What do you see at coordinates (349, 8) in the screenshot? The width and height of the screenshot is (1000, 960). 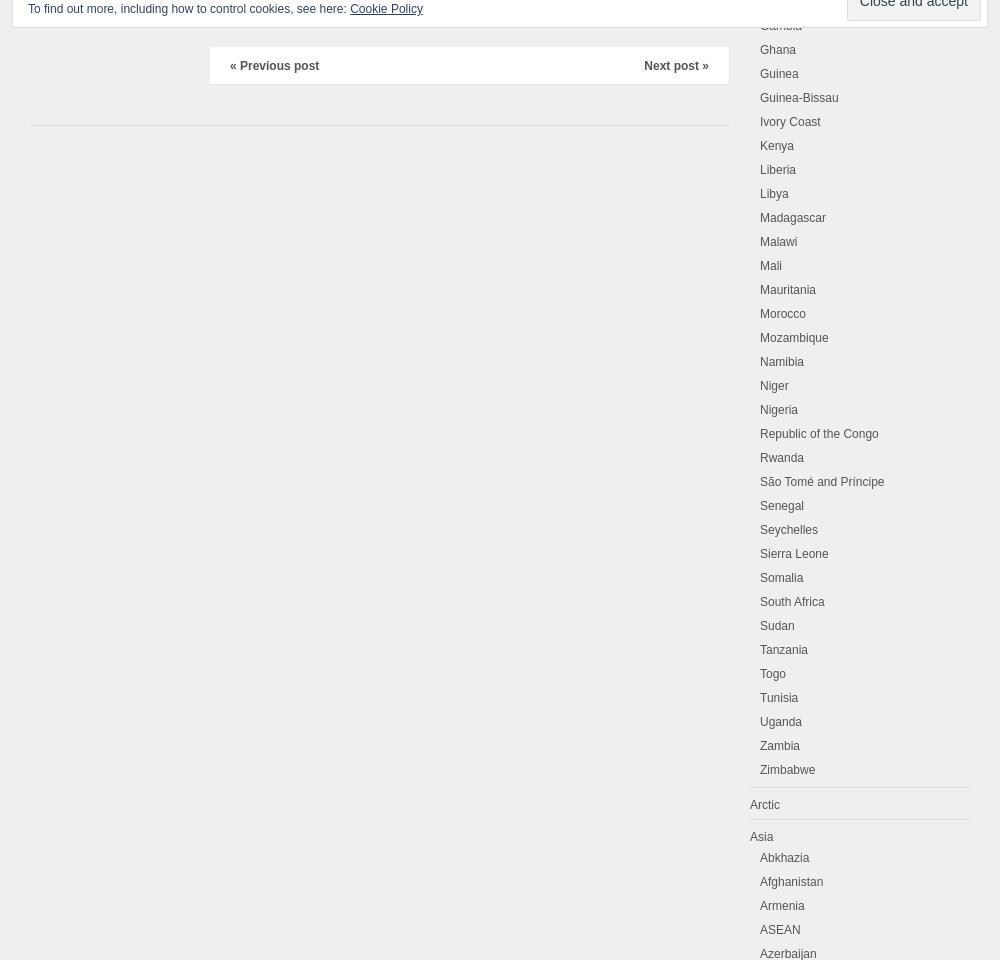 I see `'Cookie Policy'` at bounding box center [349, 8].